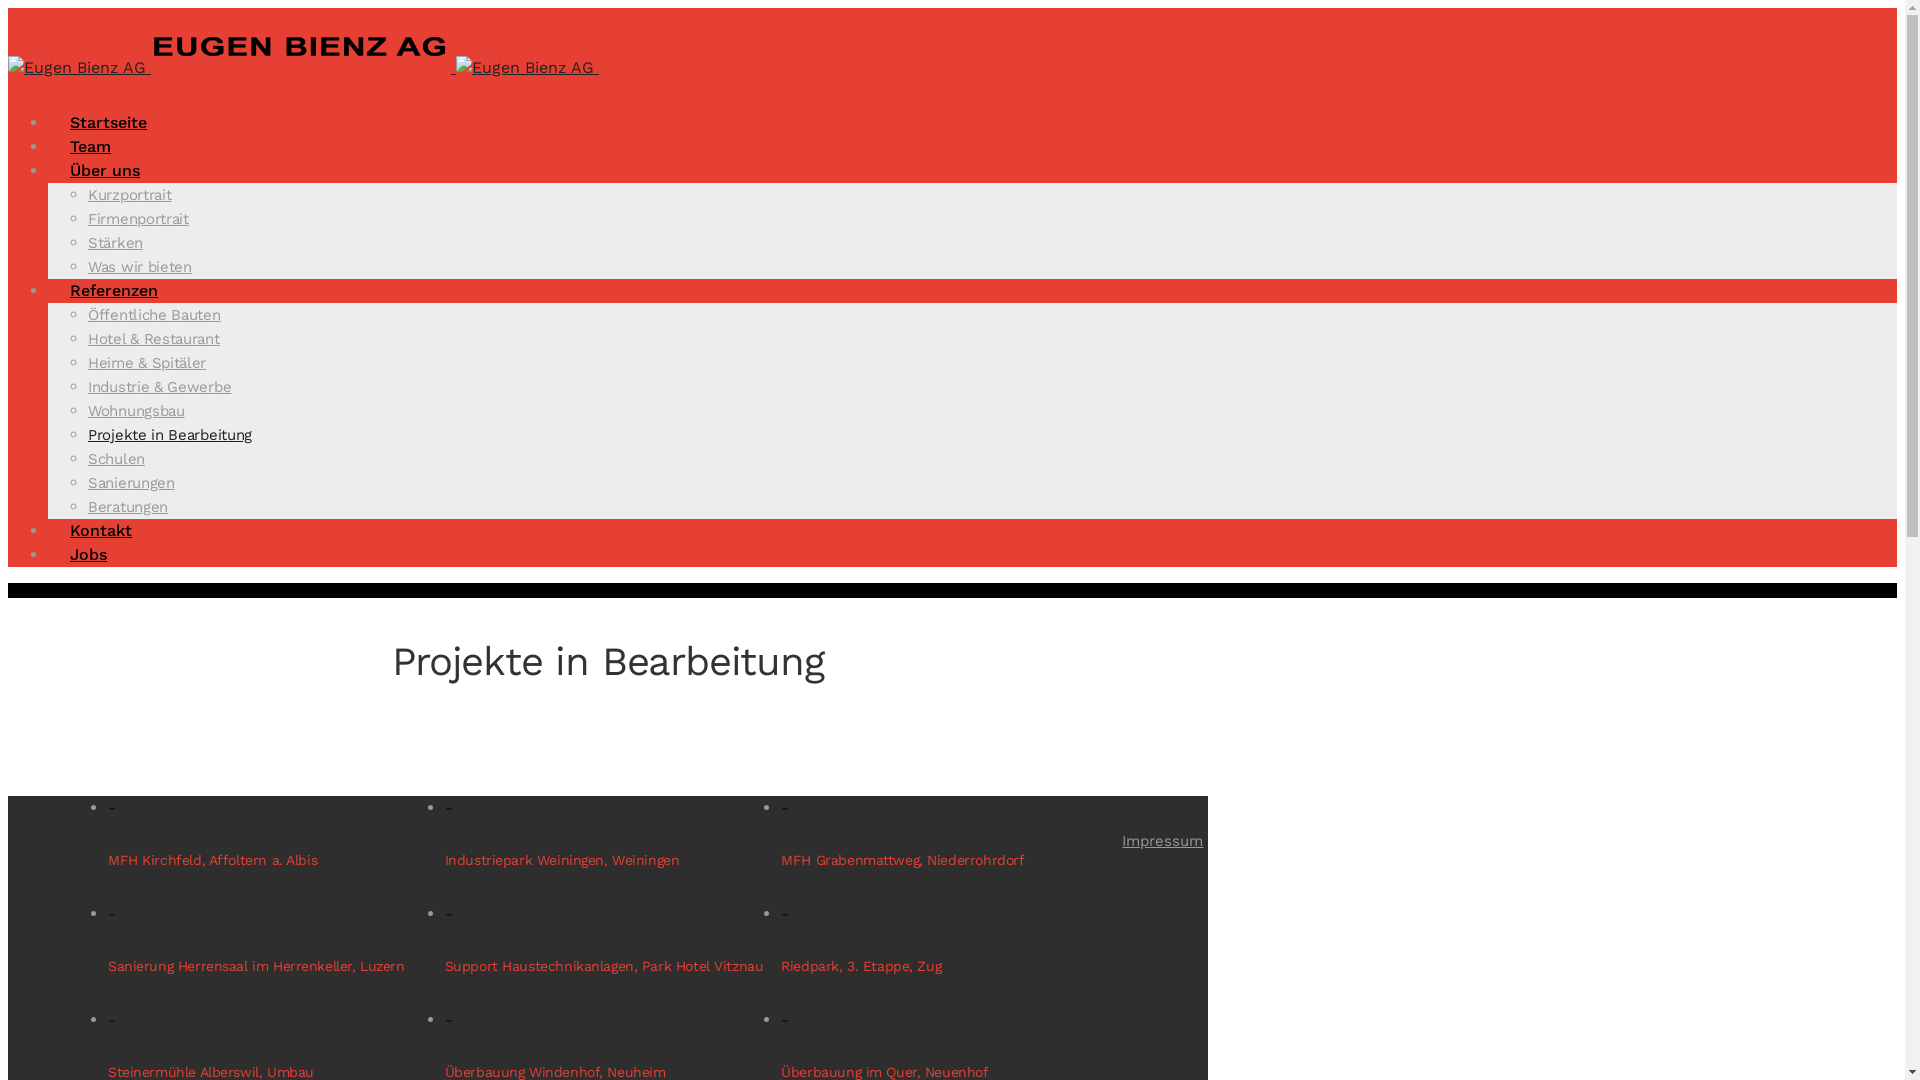 The width and height of the screenshot is (1920, 1080). I want to click on 'Firmenportrait', so click(137, 219).